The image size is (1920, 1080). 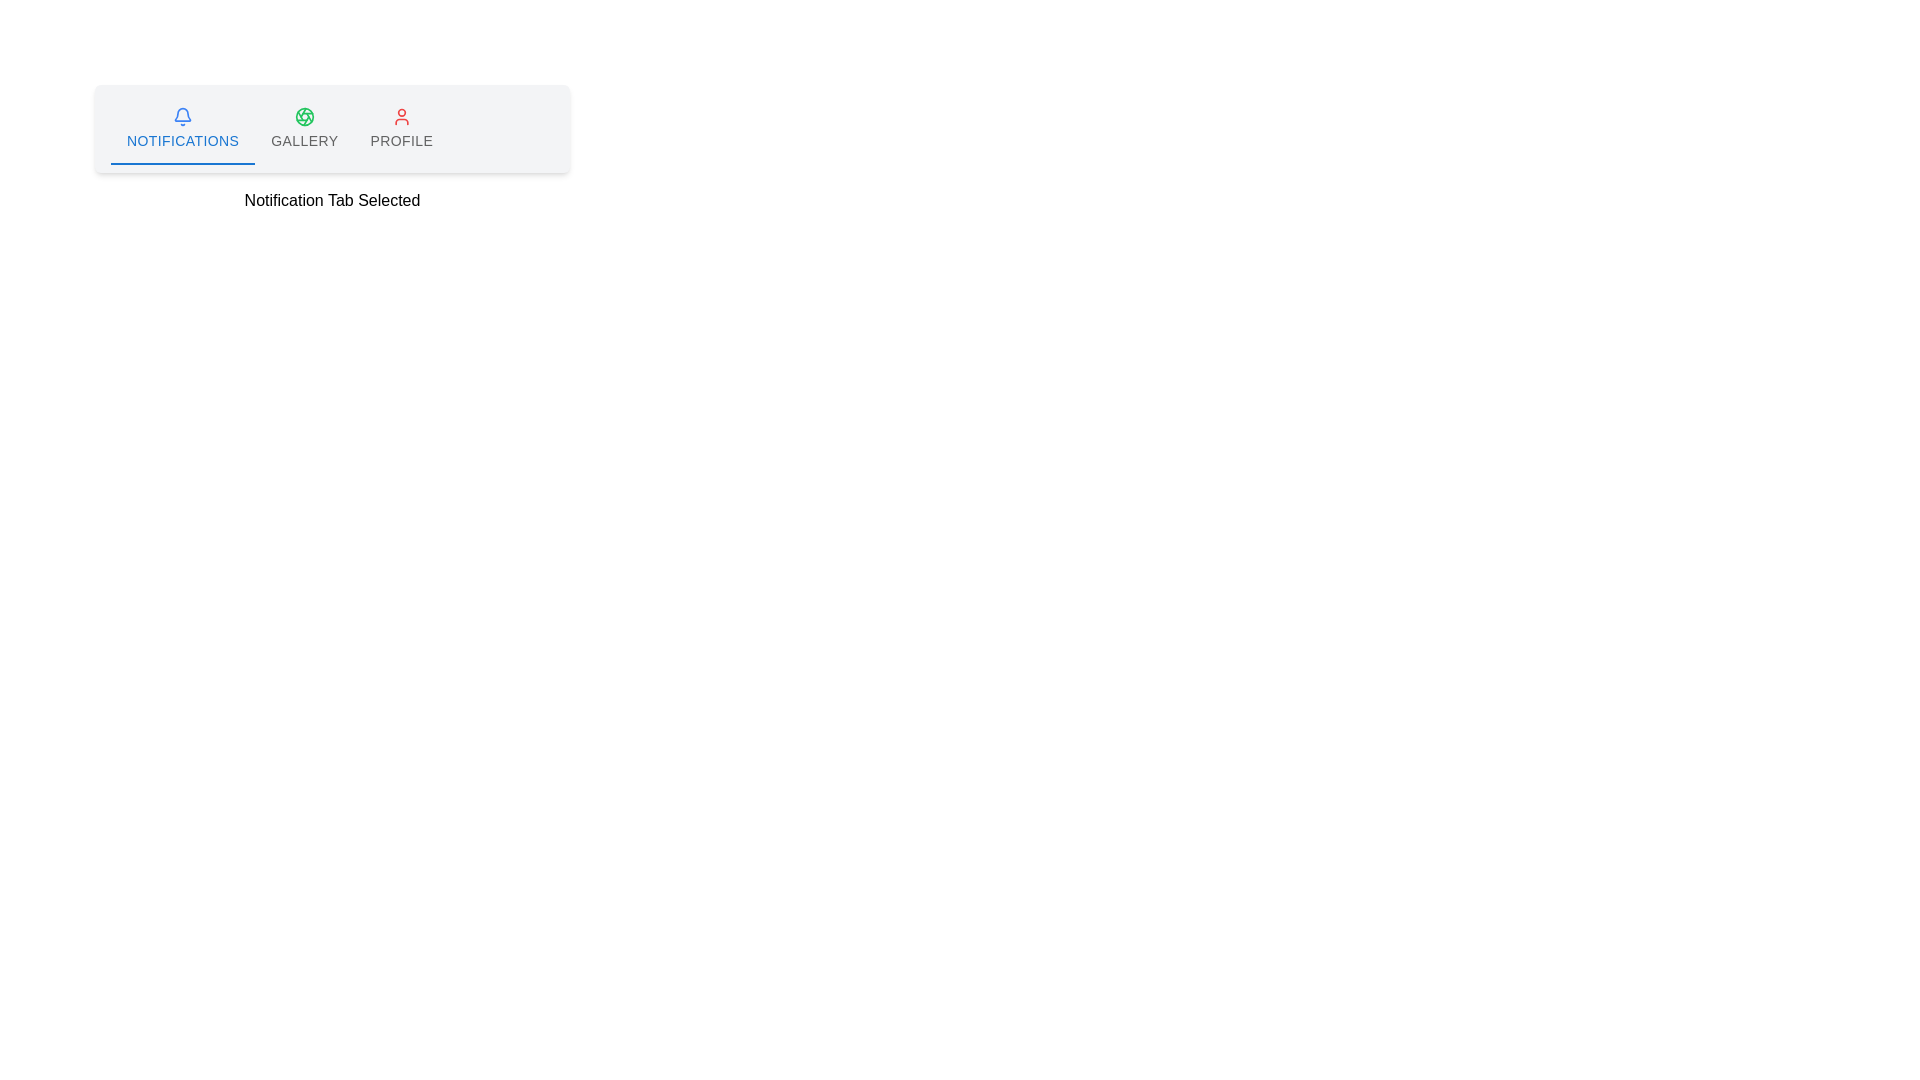 What do you see at coordinates (303, 128) in the screenshot?
I see `the 'Gallery' tab button` at bounding box center [303, 128].